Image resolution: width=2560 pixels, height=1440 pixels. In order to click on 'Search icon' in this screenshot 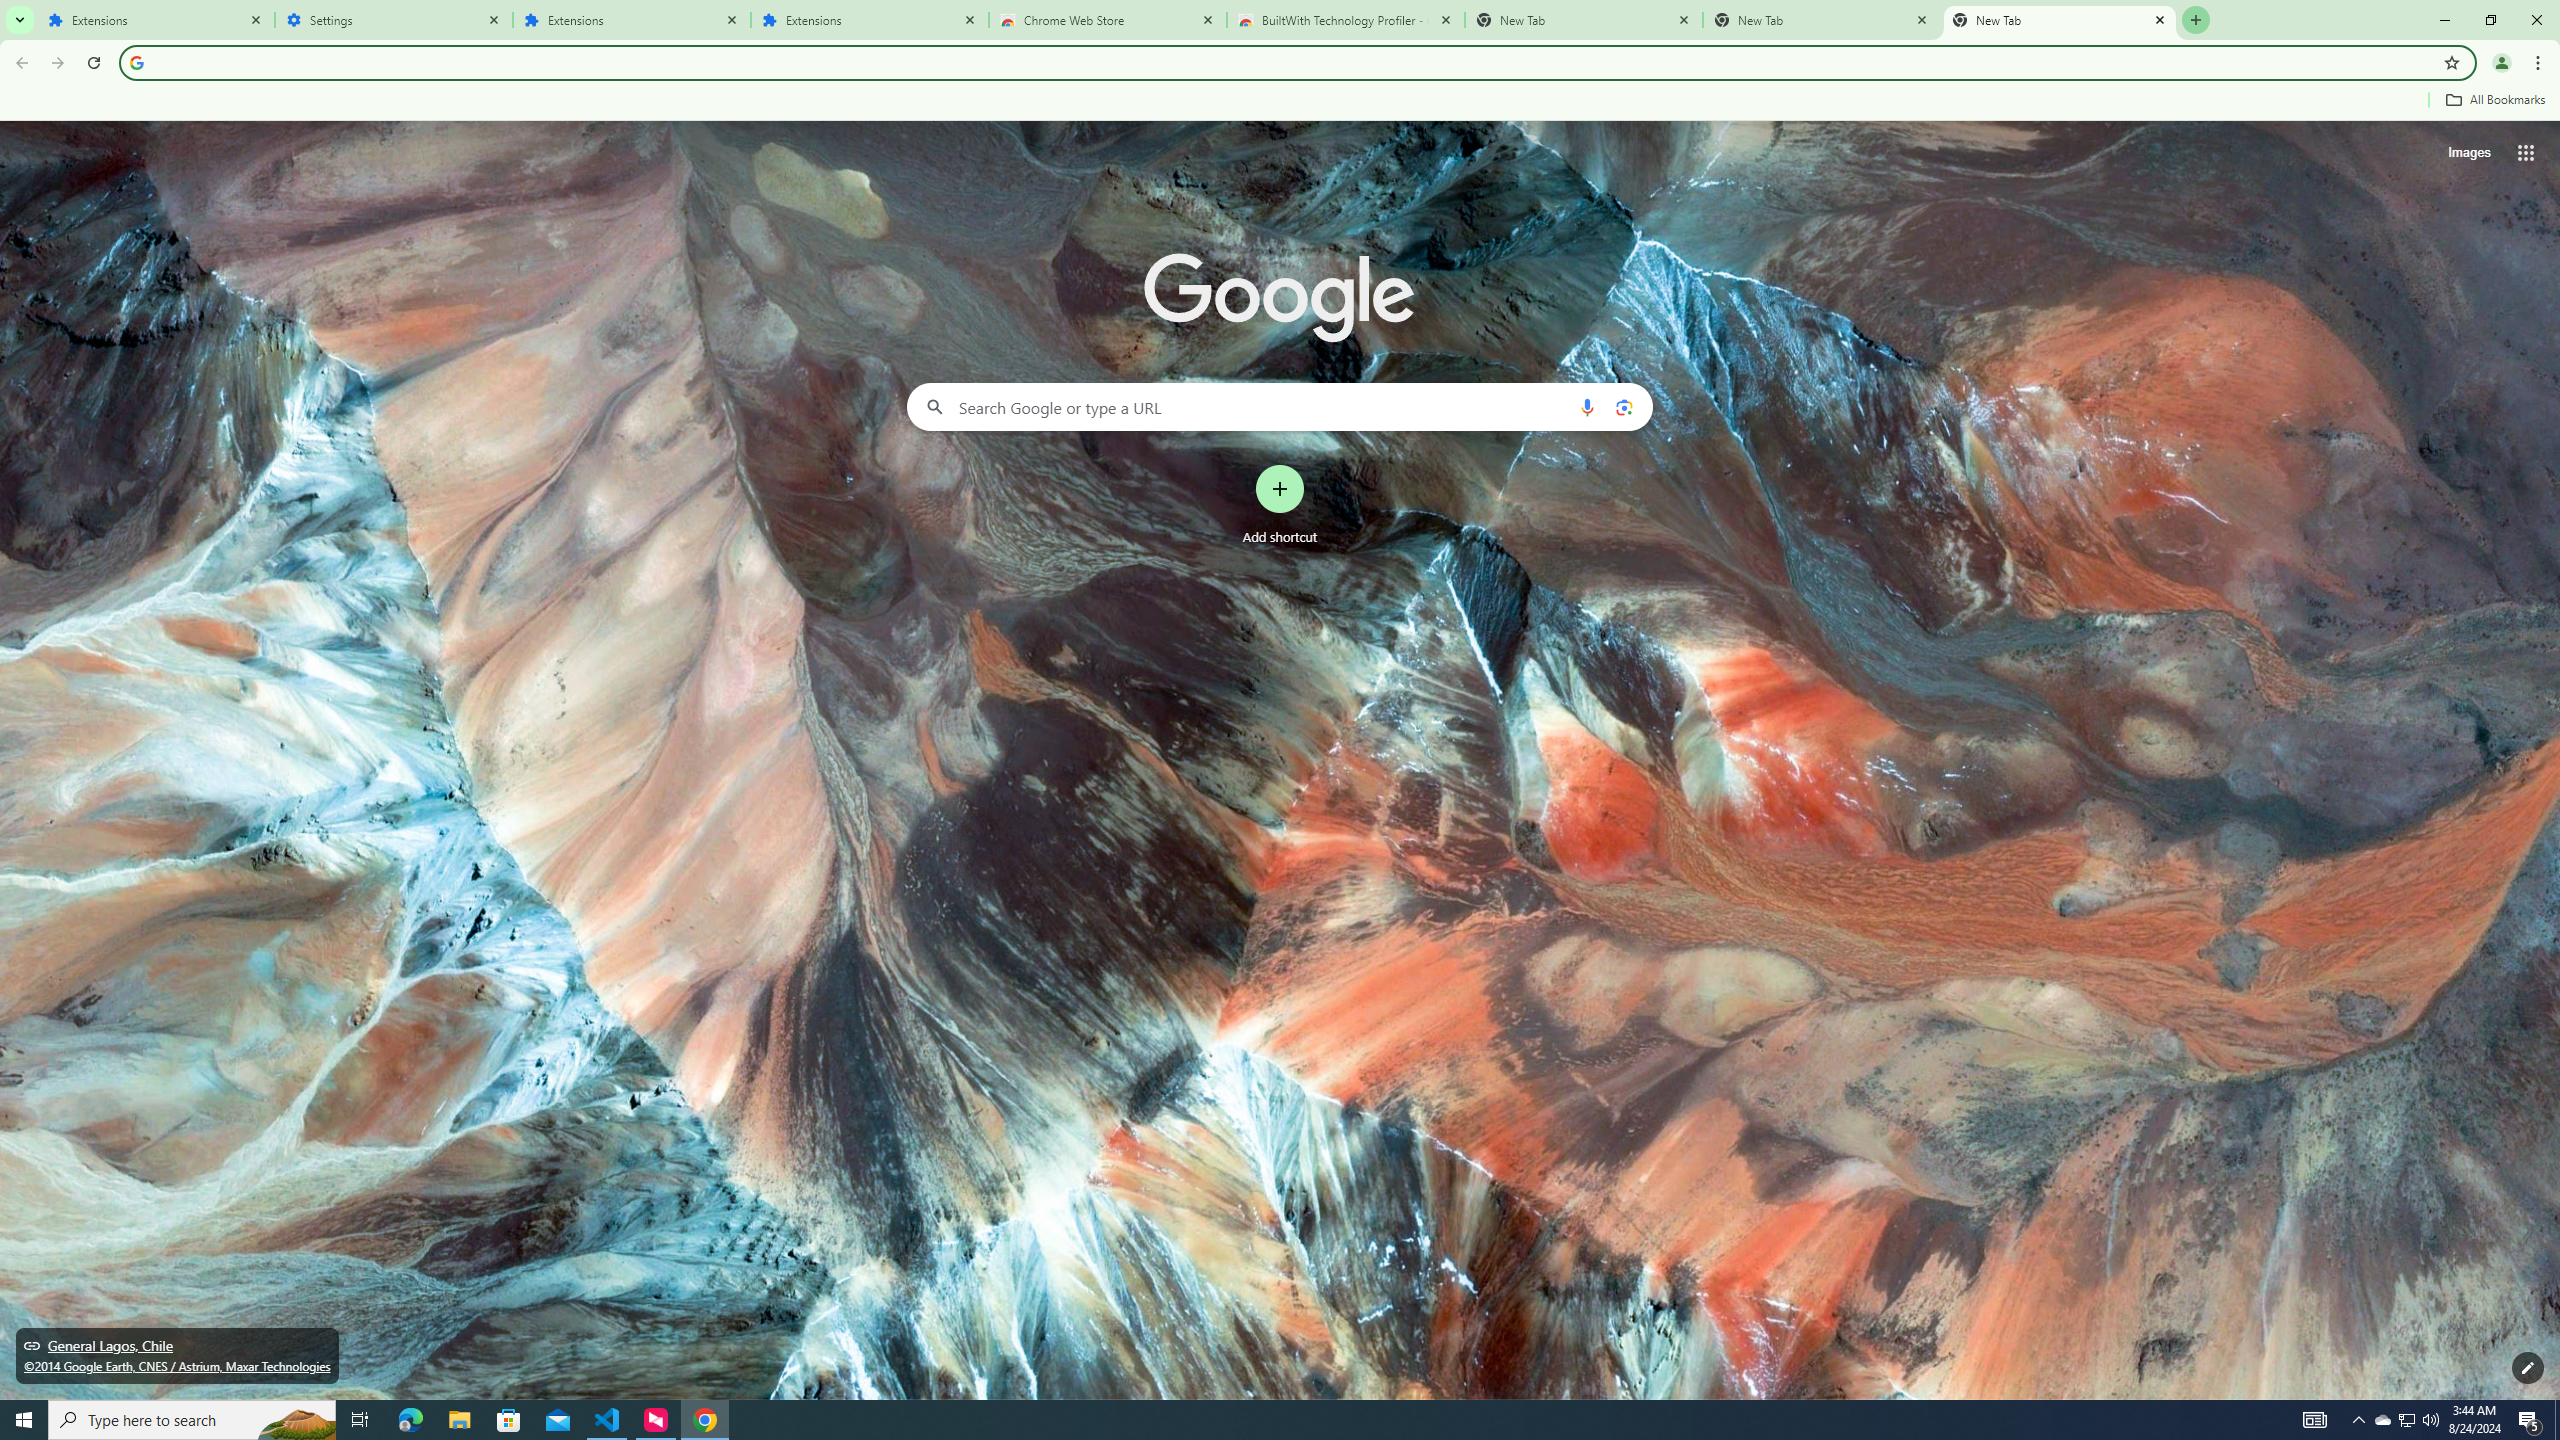, I will do `click(135, 61)`.